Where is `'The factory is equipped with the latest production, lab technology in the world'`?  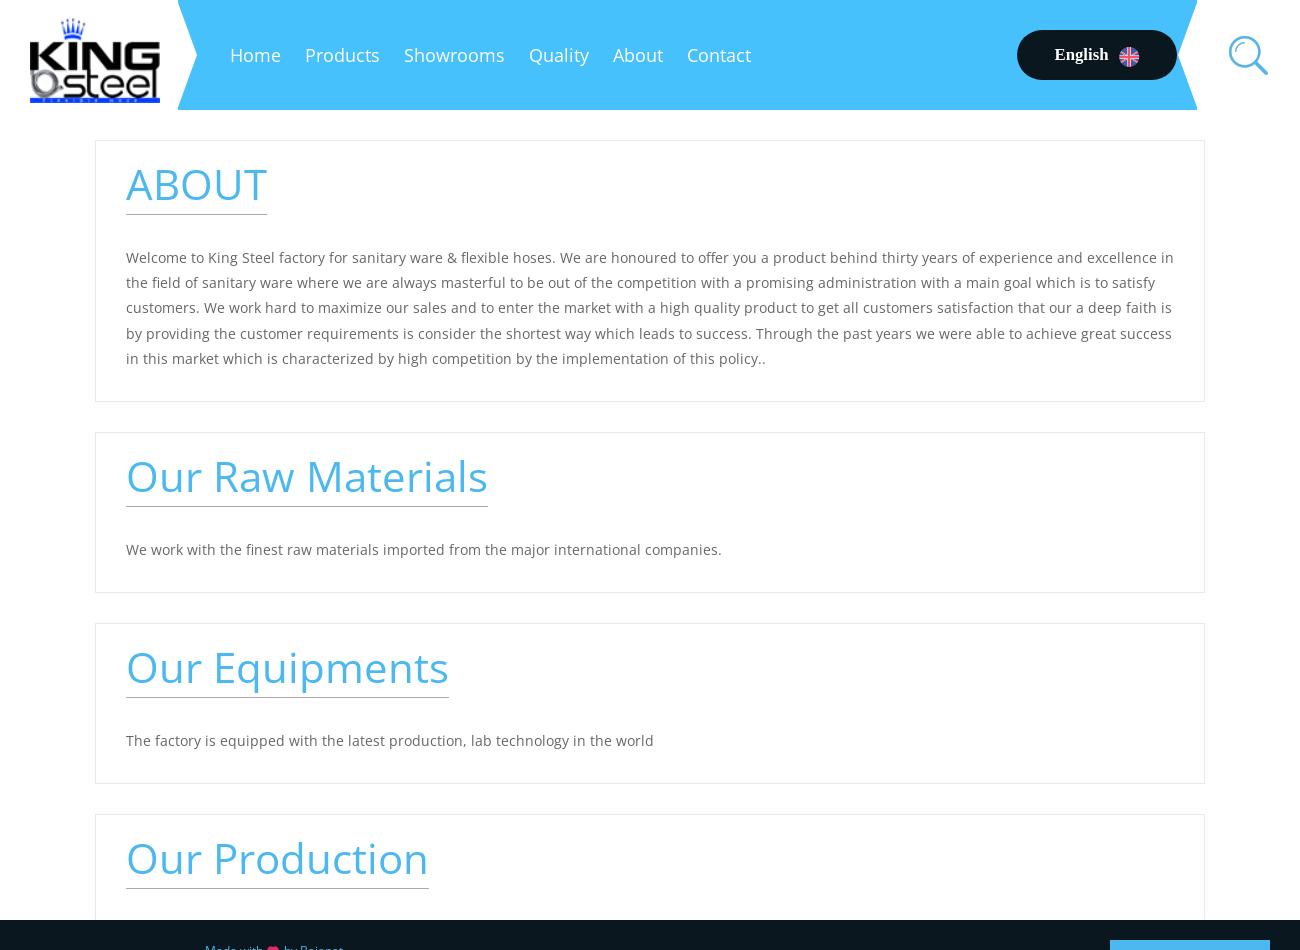 'The factory is equipped with the latest production, lab technology in the world' is located at coordinates (124, 739).